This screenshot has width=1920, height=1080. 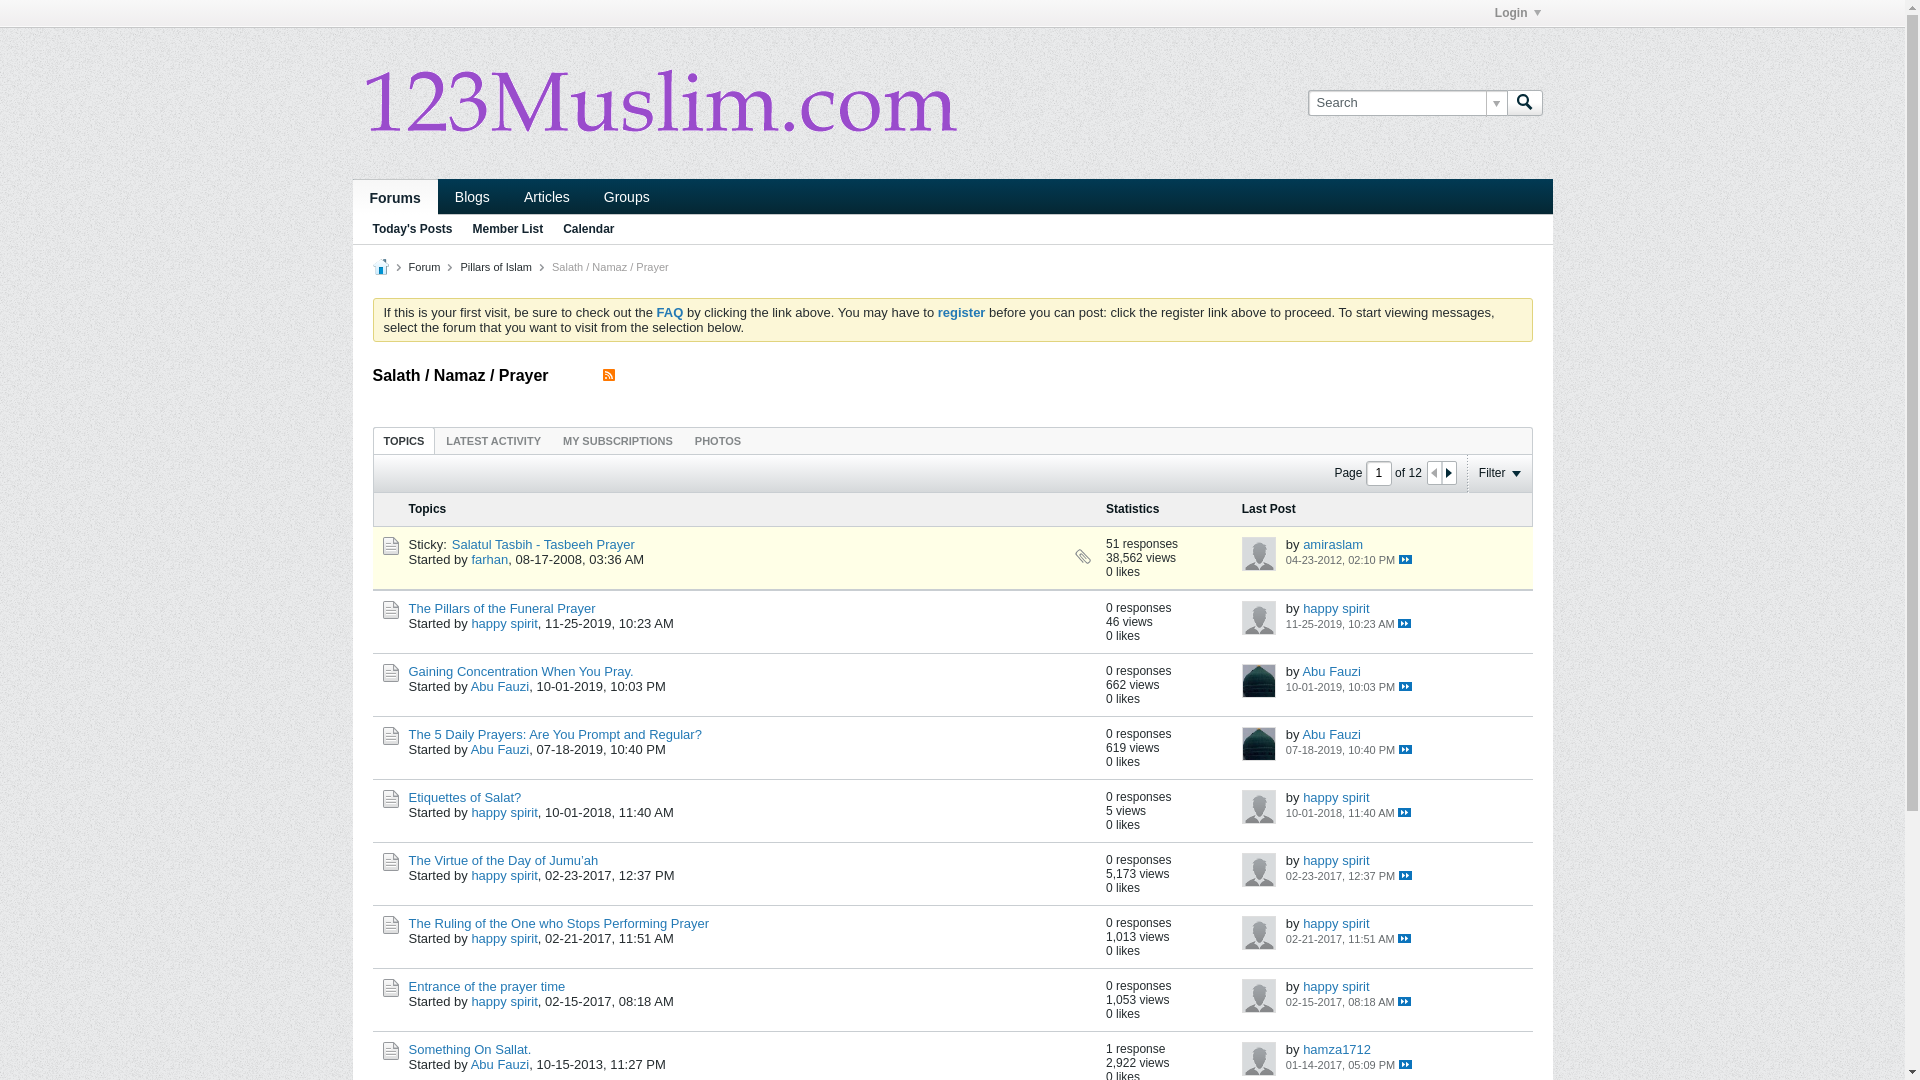 I want to click on 'LATEST ACTIVITY', so click(x=435, y=439).